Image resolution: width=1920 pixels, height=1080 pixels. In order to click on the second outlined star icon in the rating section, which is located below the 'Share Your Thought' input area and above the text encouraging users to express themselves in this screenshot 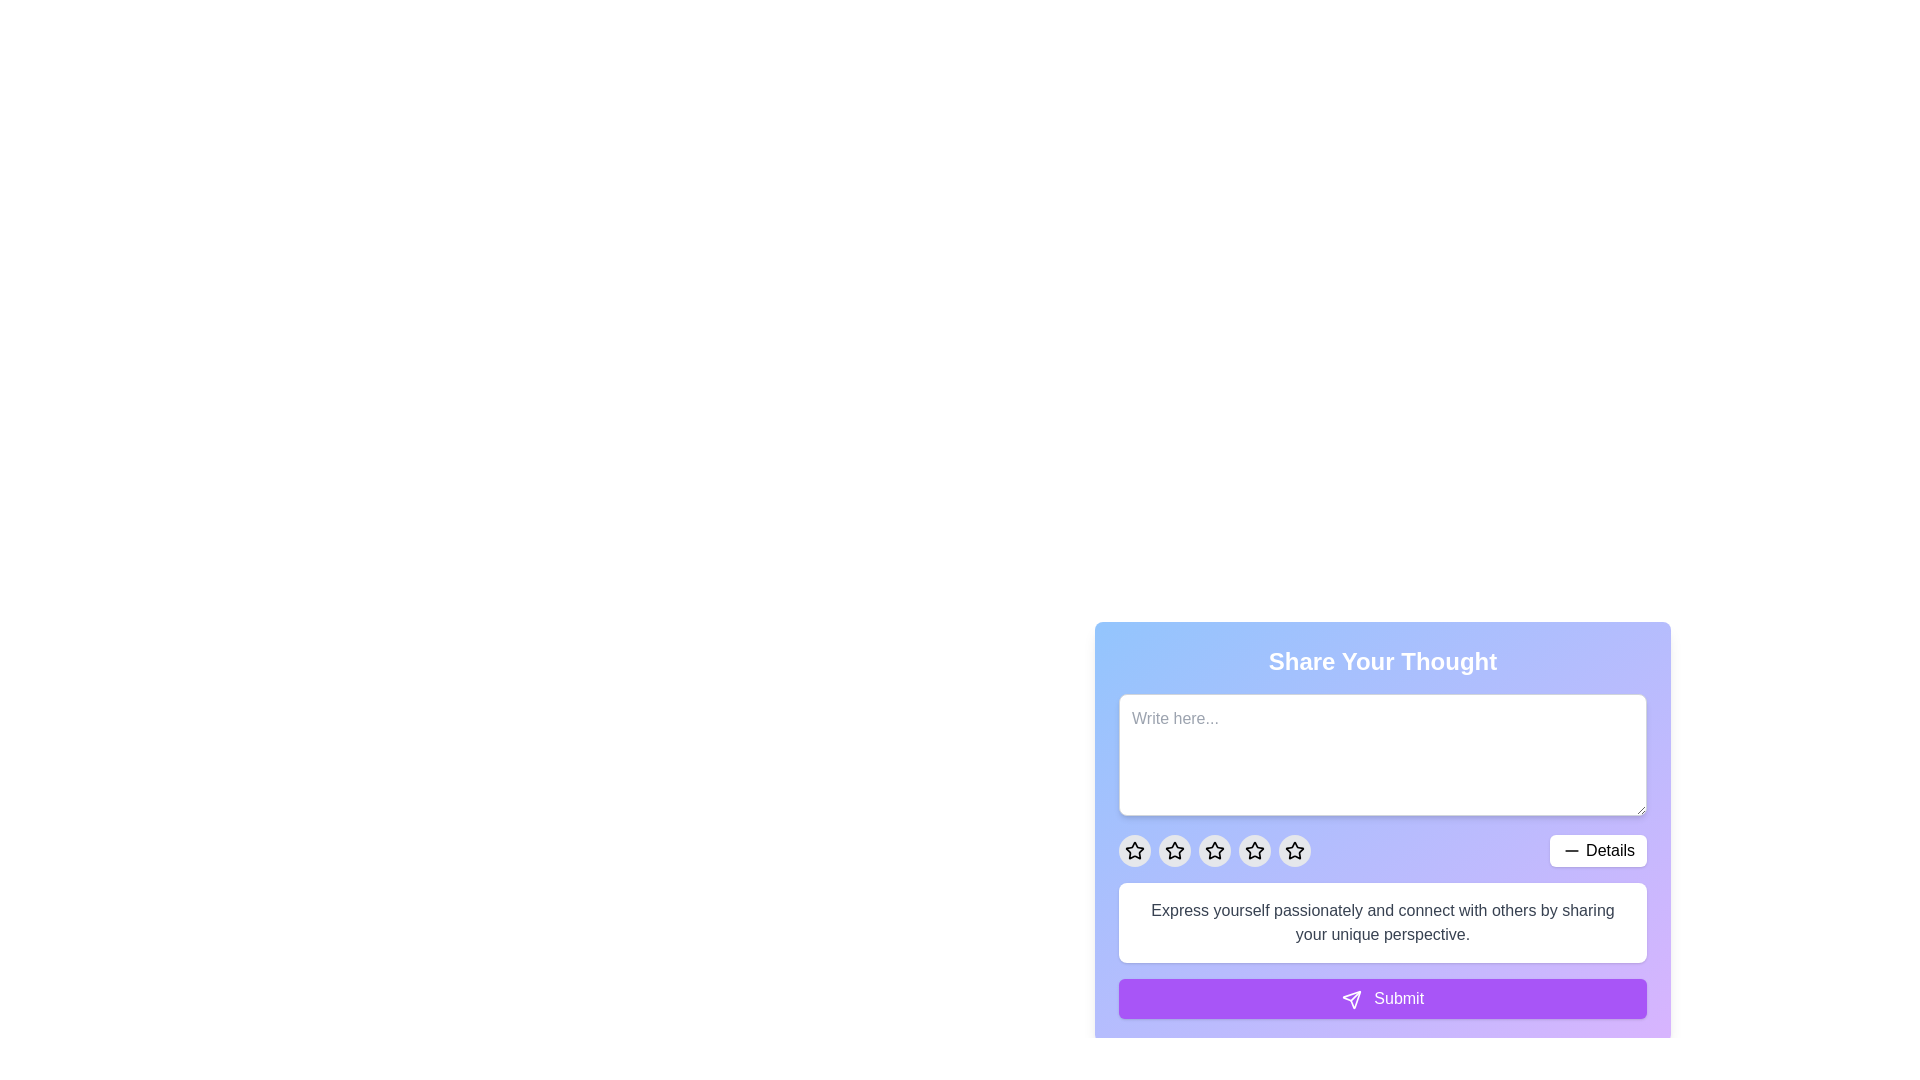, I will do `click(1213, 850)`.